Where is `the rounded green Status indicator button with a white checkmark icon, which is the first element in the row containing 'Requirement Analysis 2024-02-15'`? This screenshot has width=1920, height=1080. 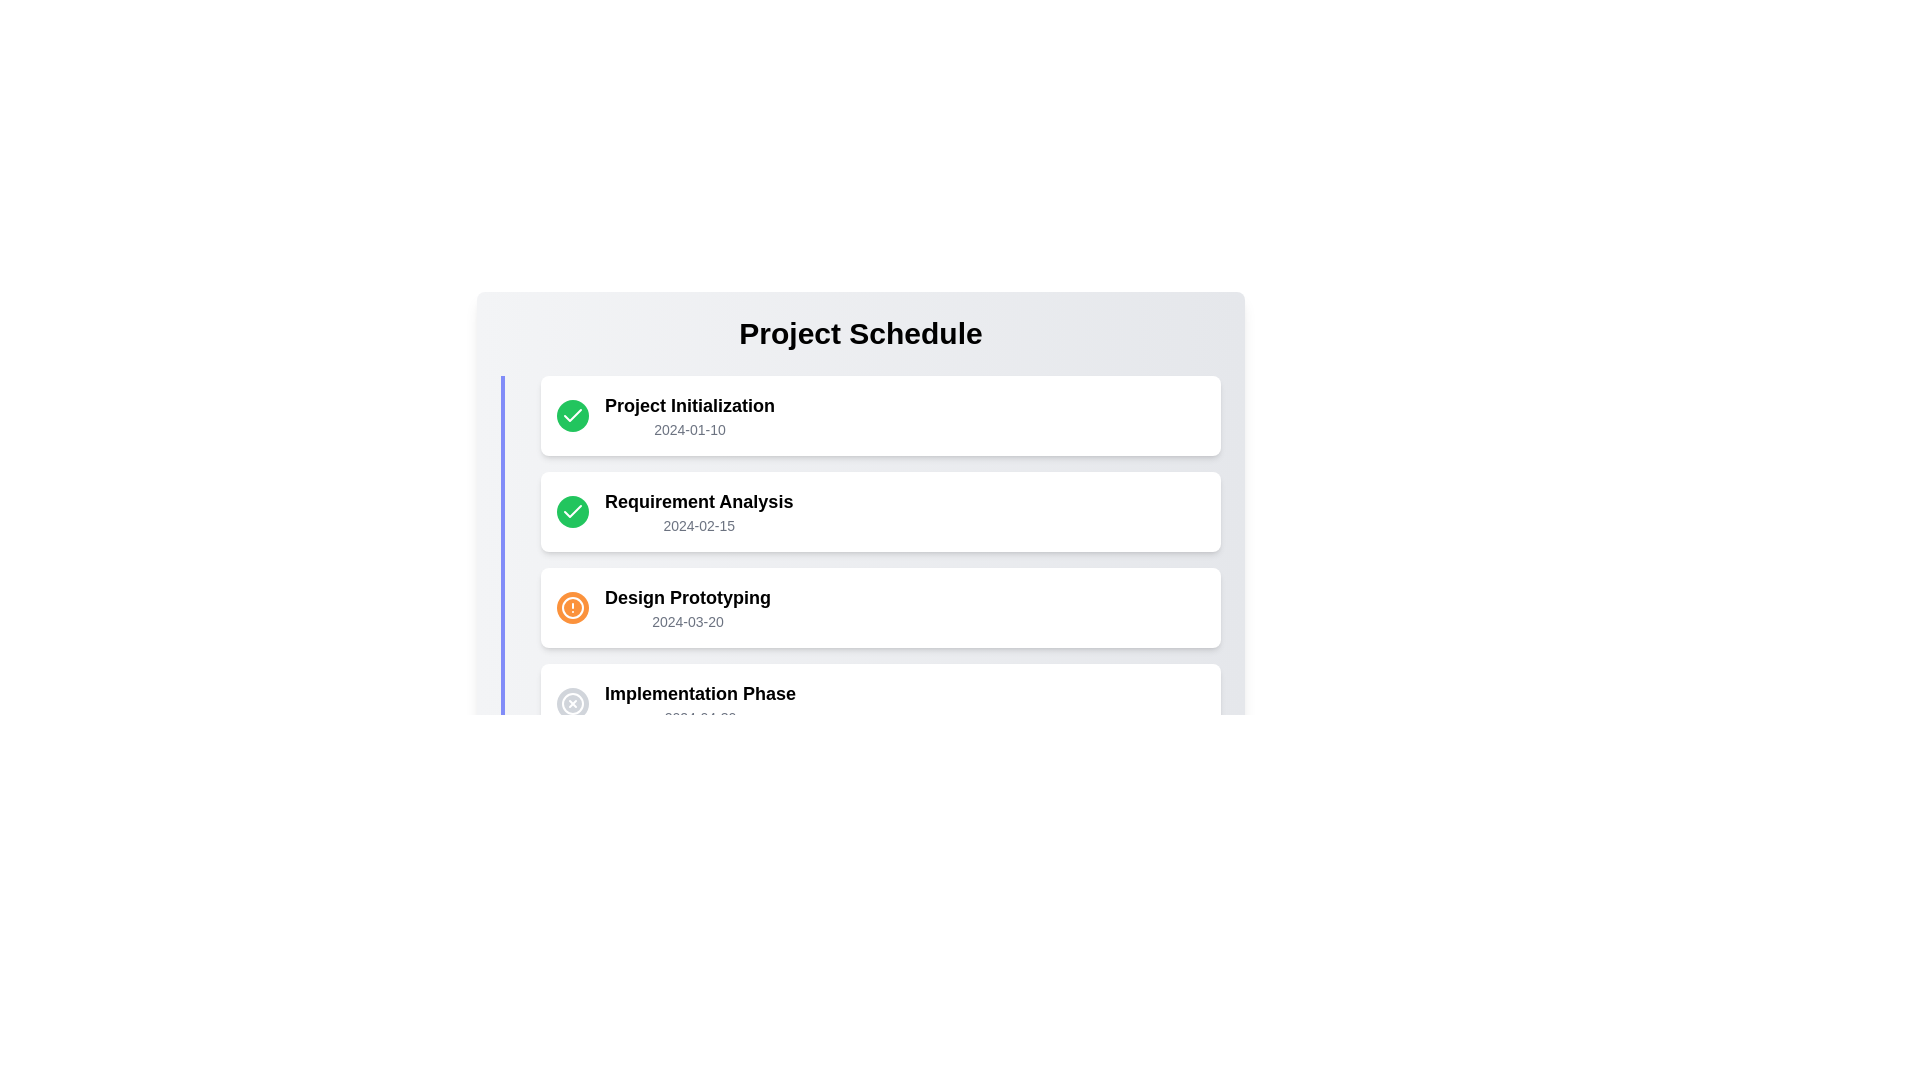
the rounded green Status indicator button with a white checkmark icon, which is the first element in the row containing 'Requirement Analysis 2024-02-15' is located at coordinates (571, 511).